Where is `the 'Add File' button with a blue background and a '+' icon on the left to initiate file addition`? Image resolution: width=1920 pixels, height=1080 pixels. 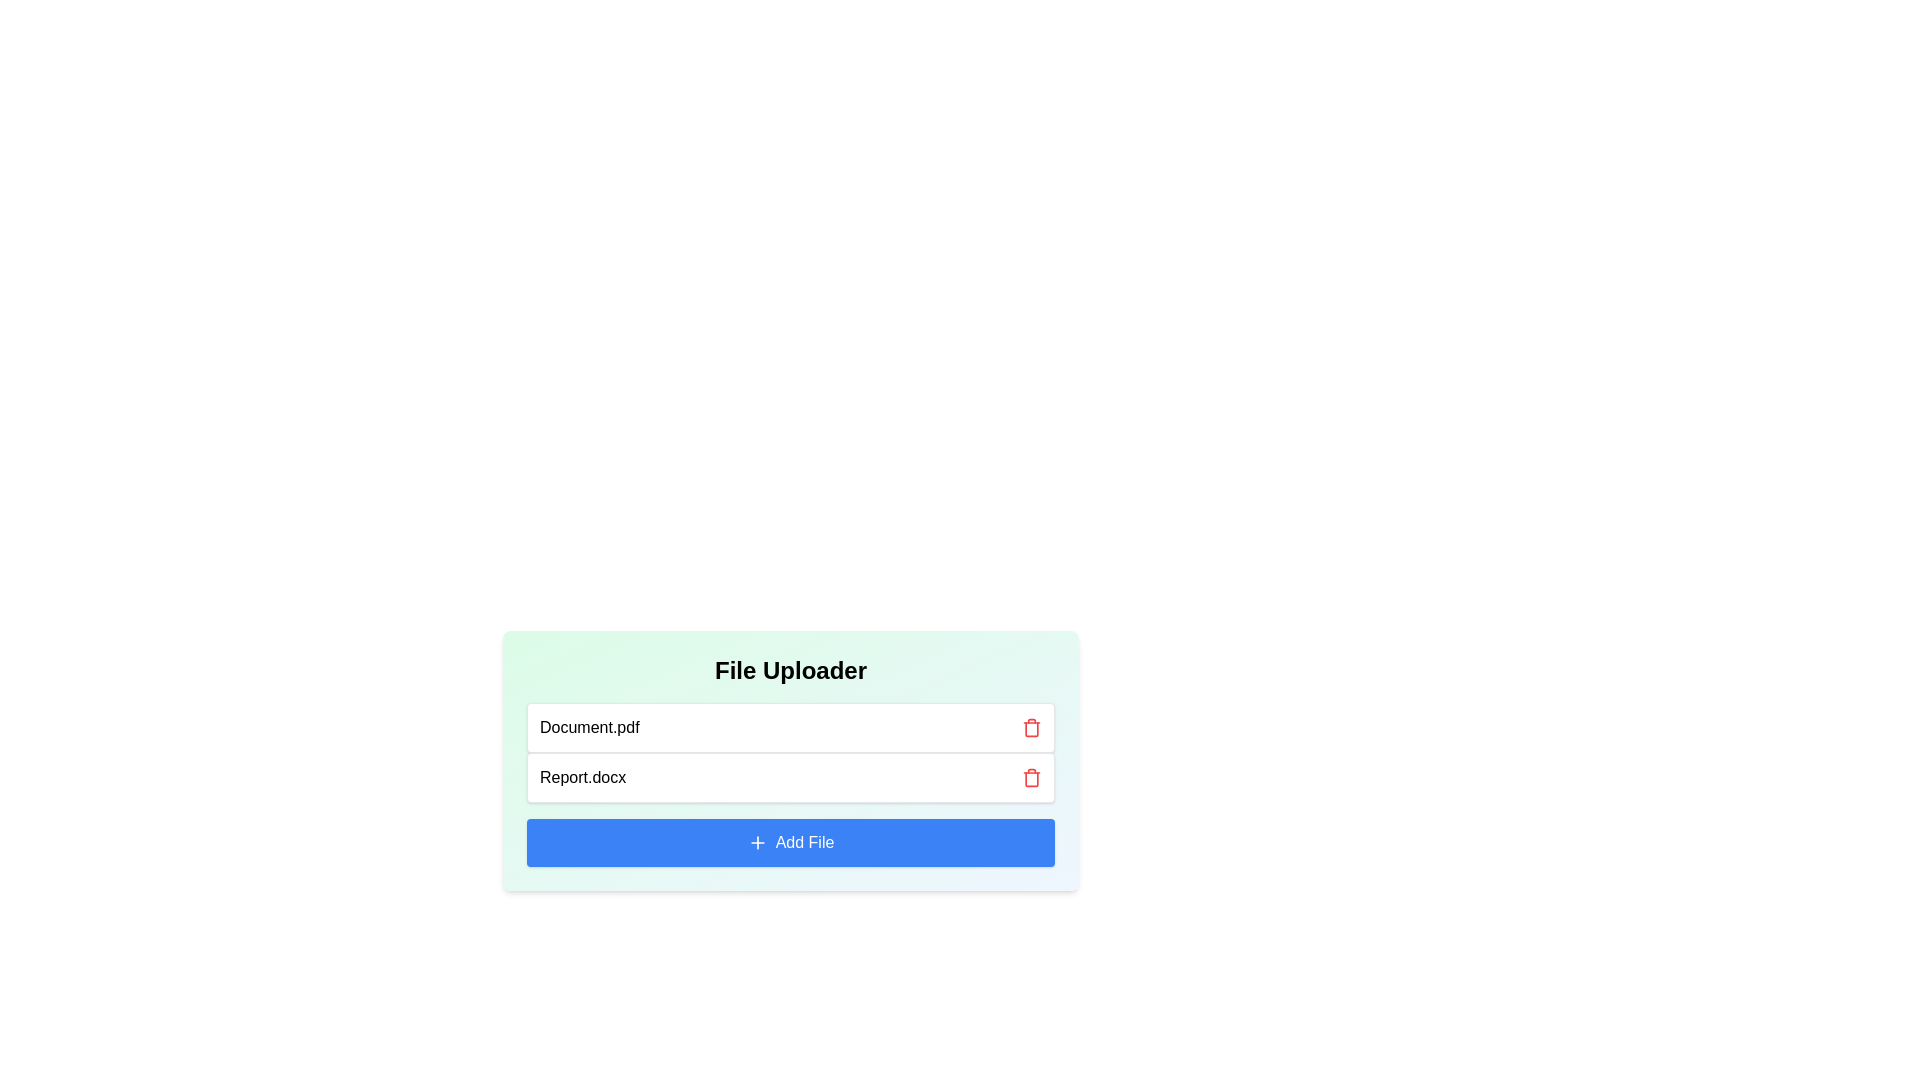 the 'Add File' button with a blue background and a '+' icon on the left to initiate file addition is located at coordinates (790, 843).